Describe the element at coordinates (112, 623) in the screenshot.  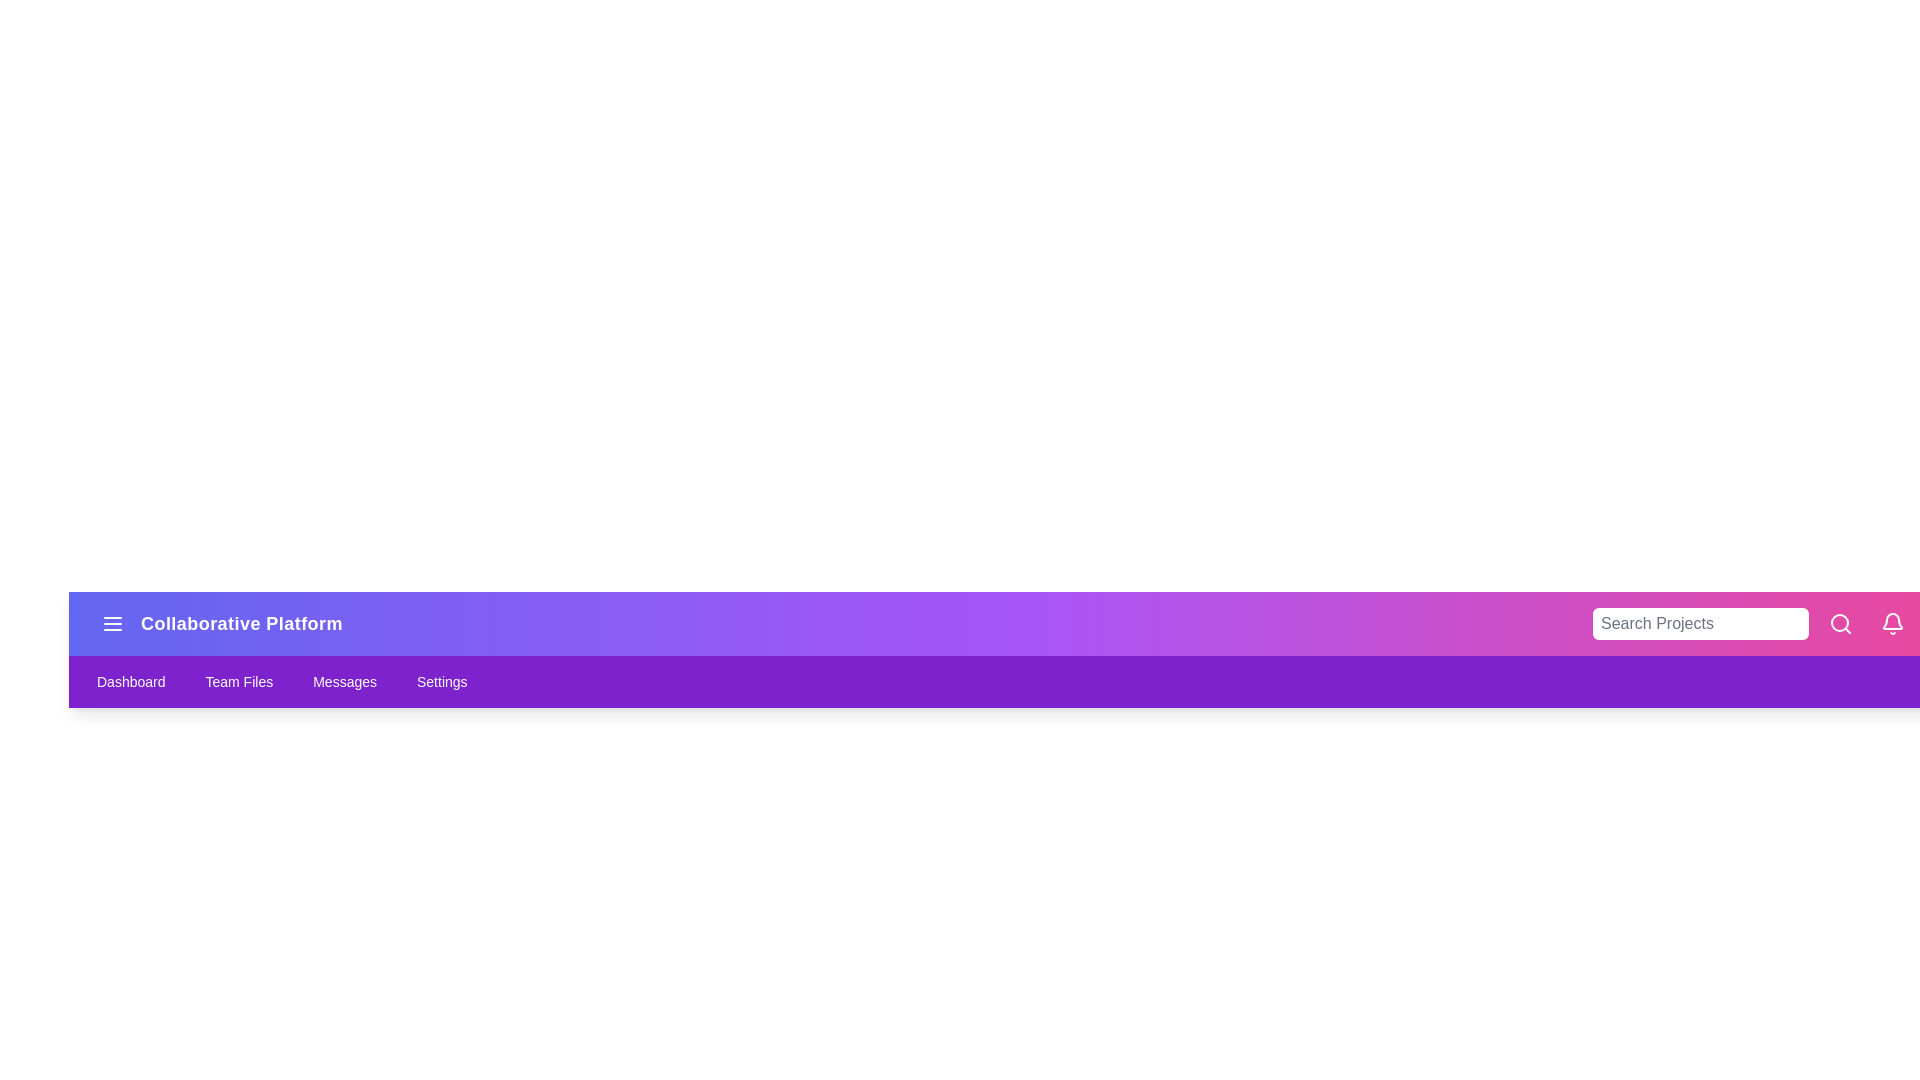
I see `the hamburger menu icon located on the left side of the header bar, adjacent to the logo text 'Collaborative Platform'` at that location.